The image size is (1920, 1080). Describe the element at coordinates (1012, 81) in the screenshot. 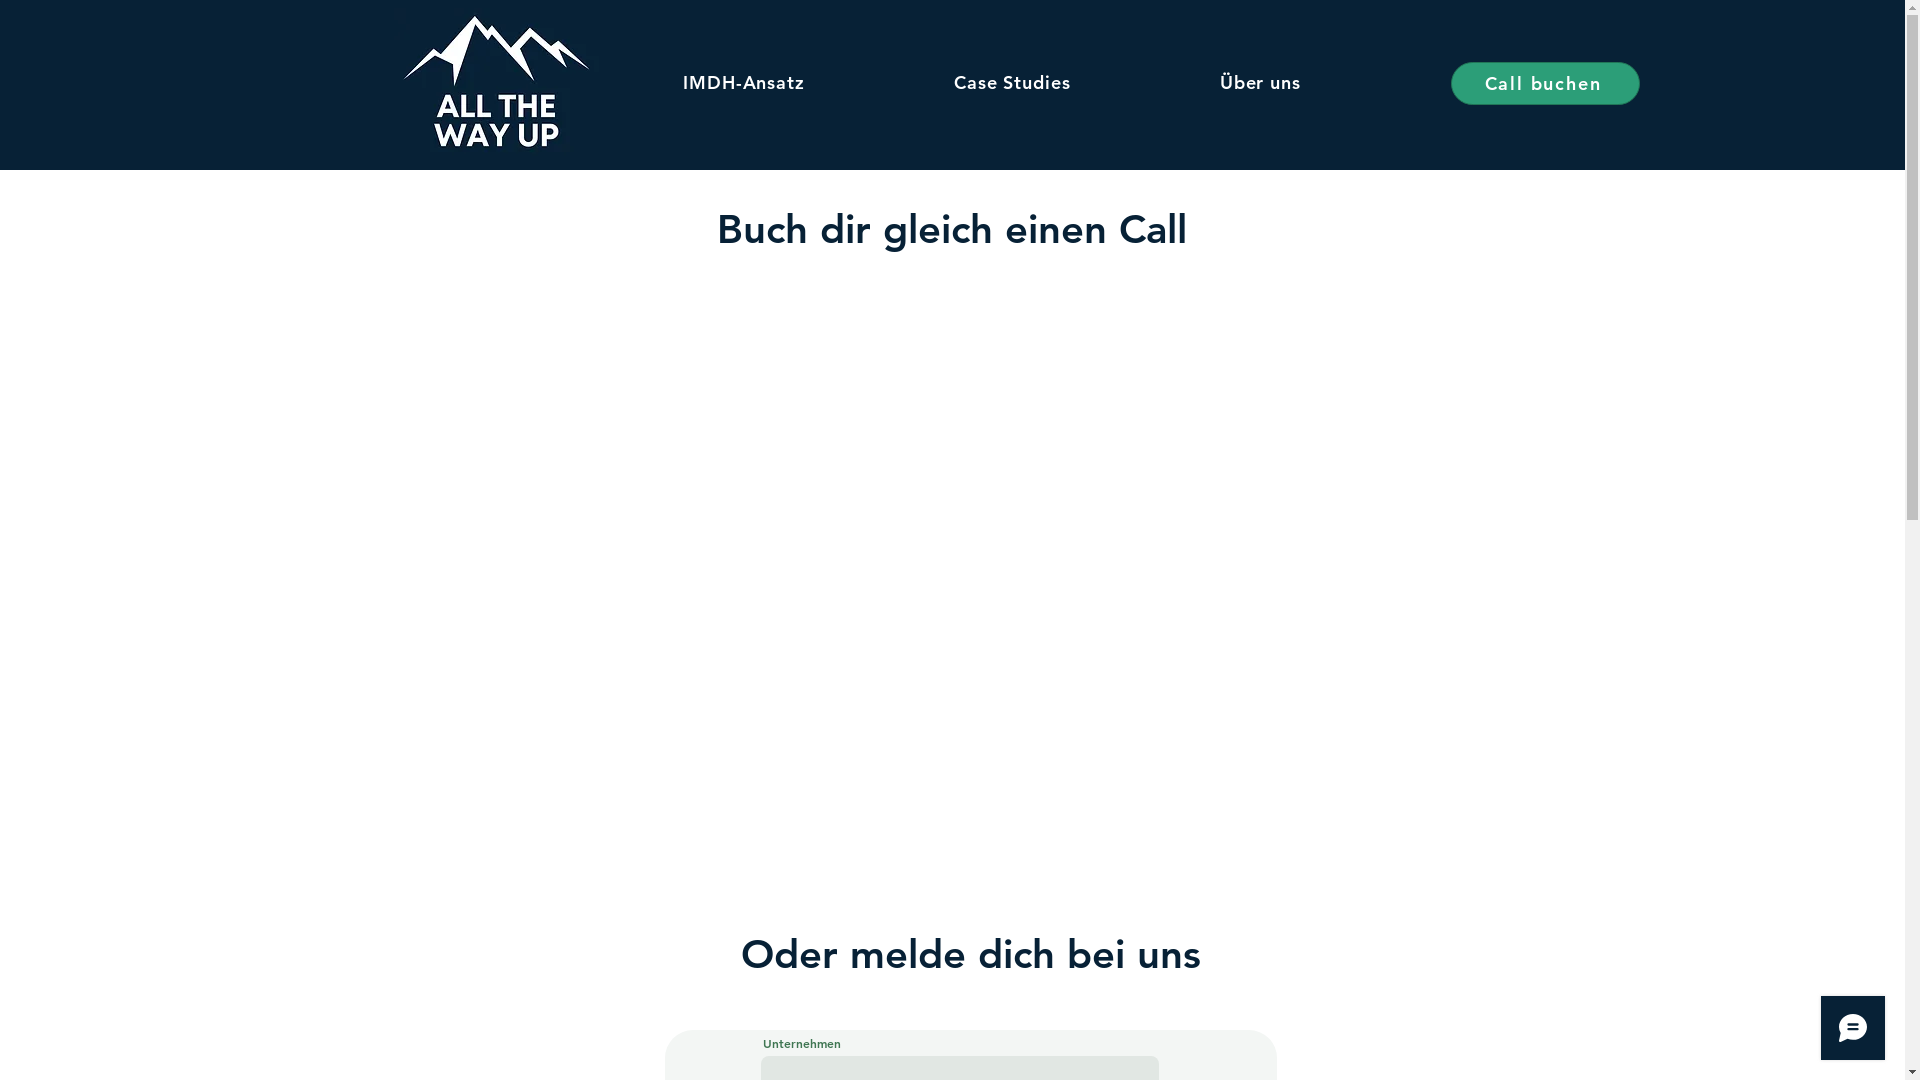

I see `'Case Studies'` at that location.